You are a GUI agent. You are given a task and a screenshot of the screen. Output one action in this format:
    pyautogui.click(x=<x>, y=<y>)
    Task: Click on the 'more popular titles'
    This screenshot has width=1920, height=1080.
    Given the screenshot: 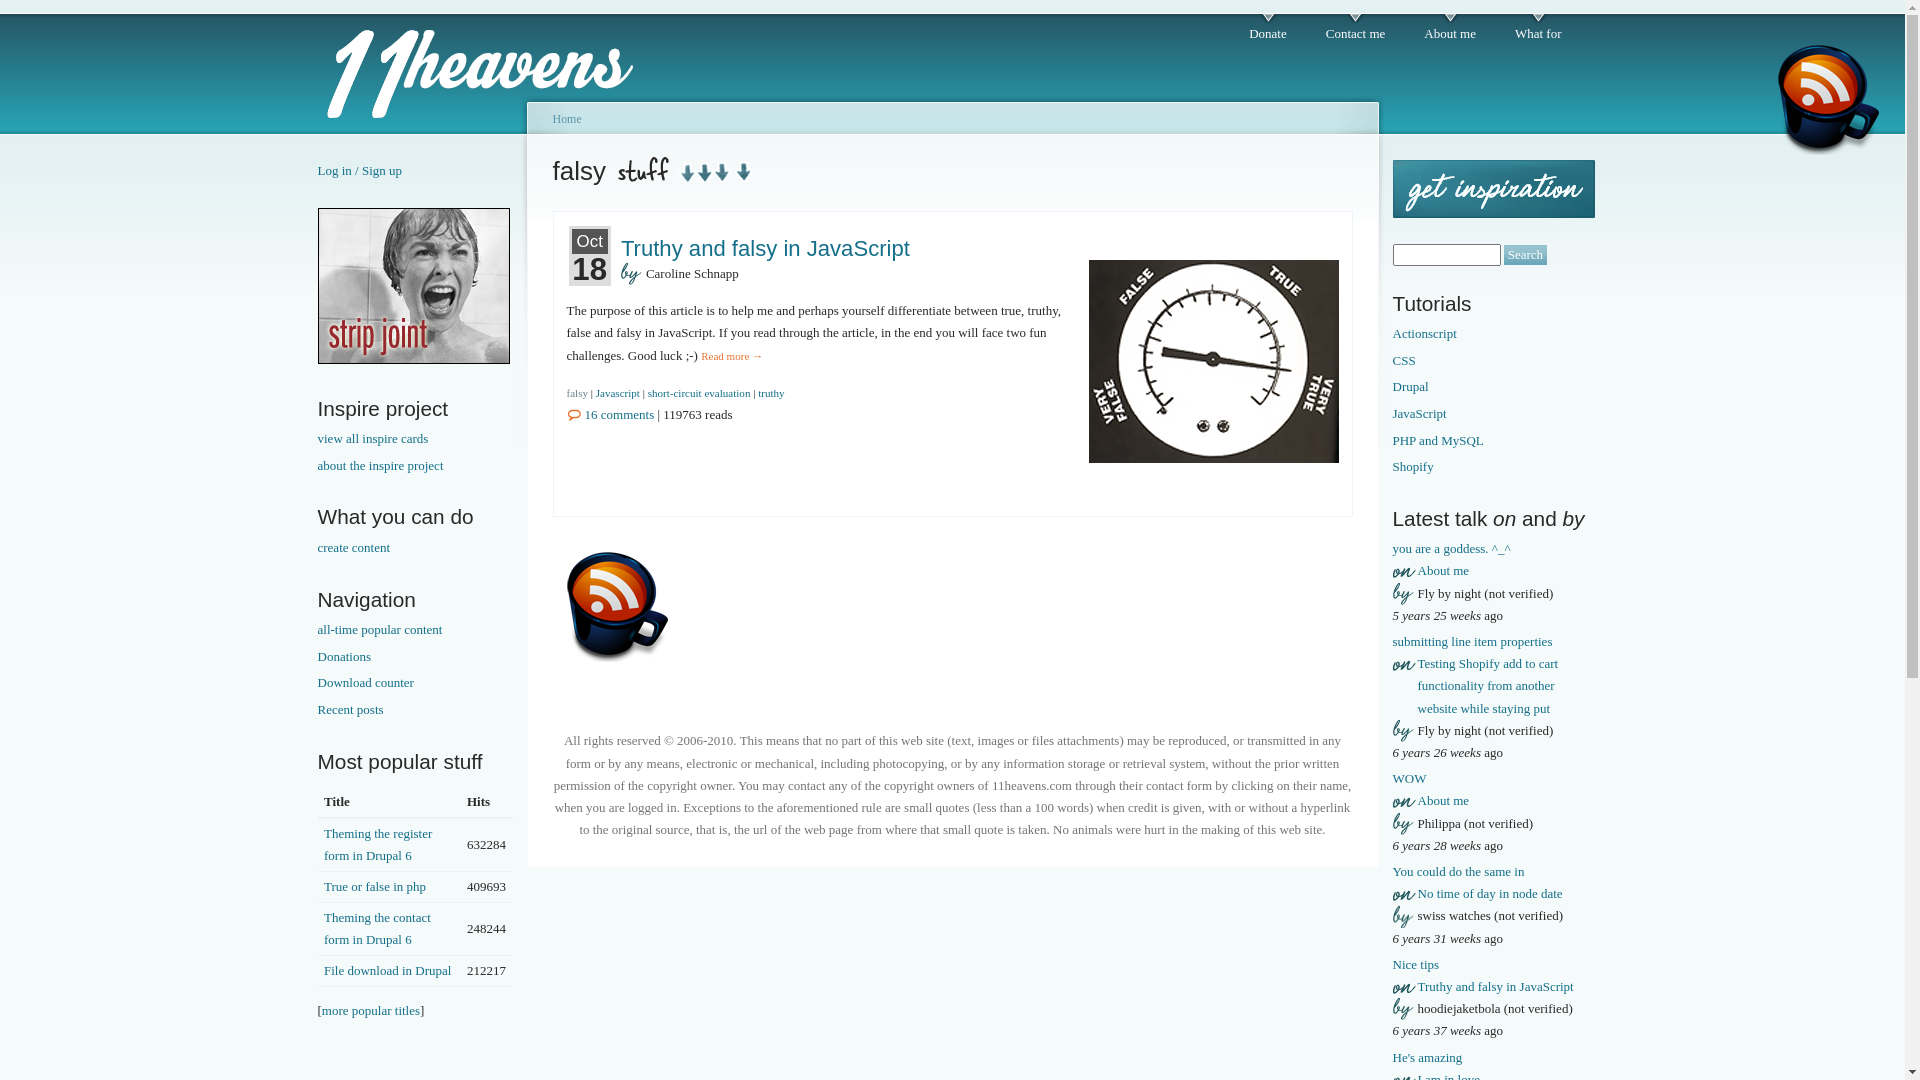 What is the action you would take?
    pyautogui.click(x=370, y=1010)
    